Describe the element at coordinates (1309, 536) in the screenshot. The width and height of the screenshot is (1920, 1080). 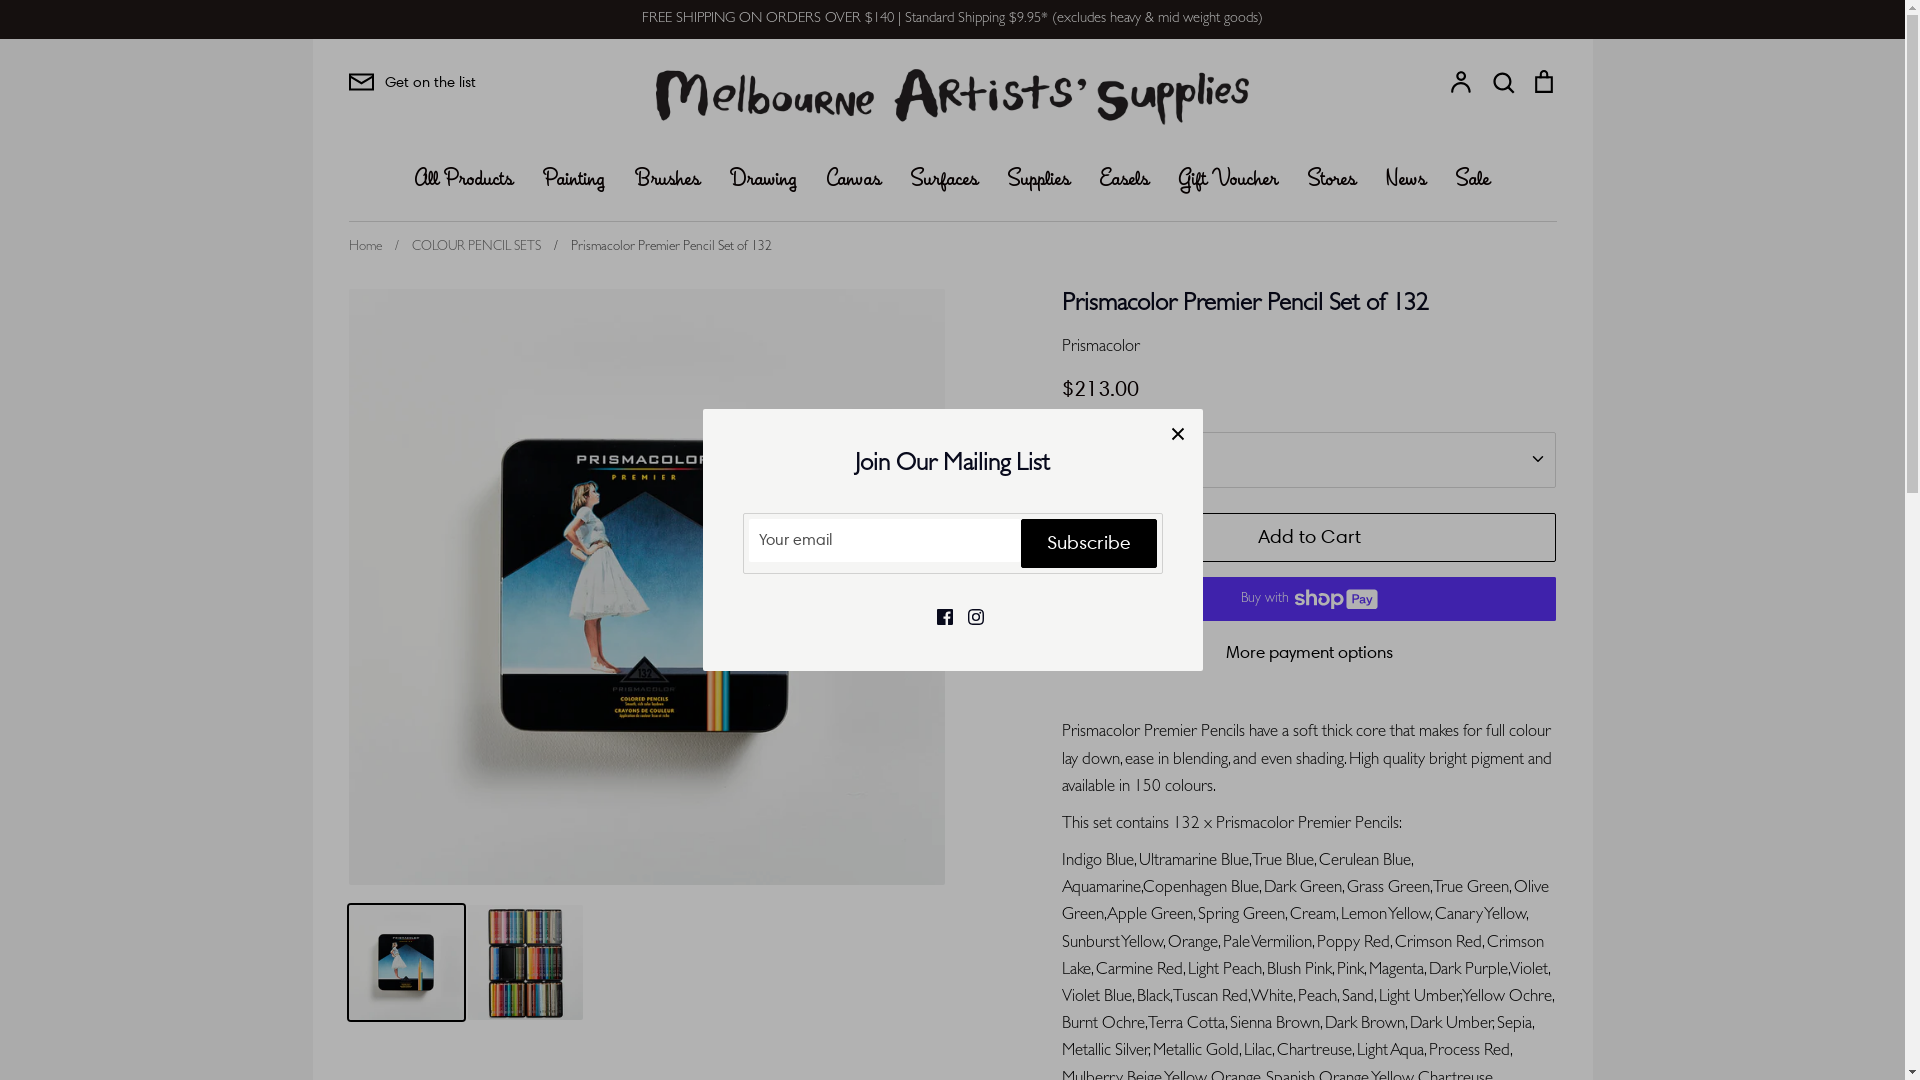
I see `'Add to Cart'` at that location.